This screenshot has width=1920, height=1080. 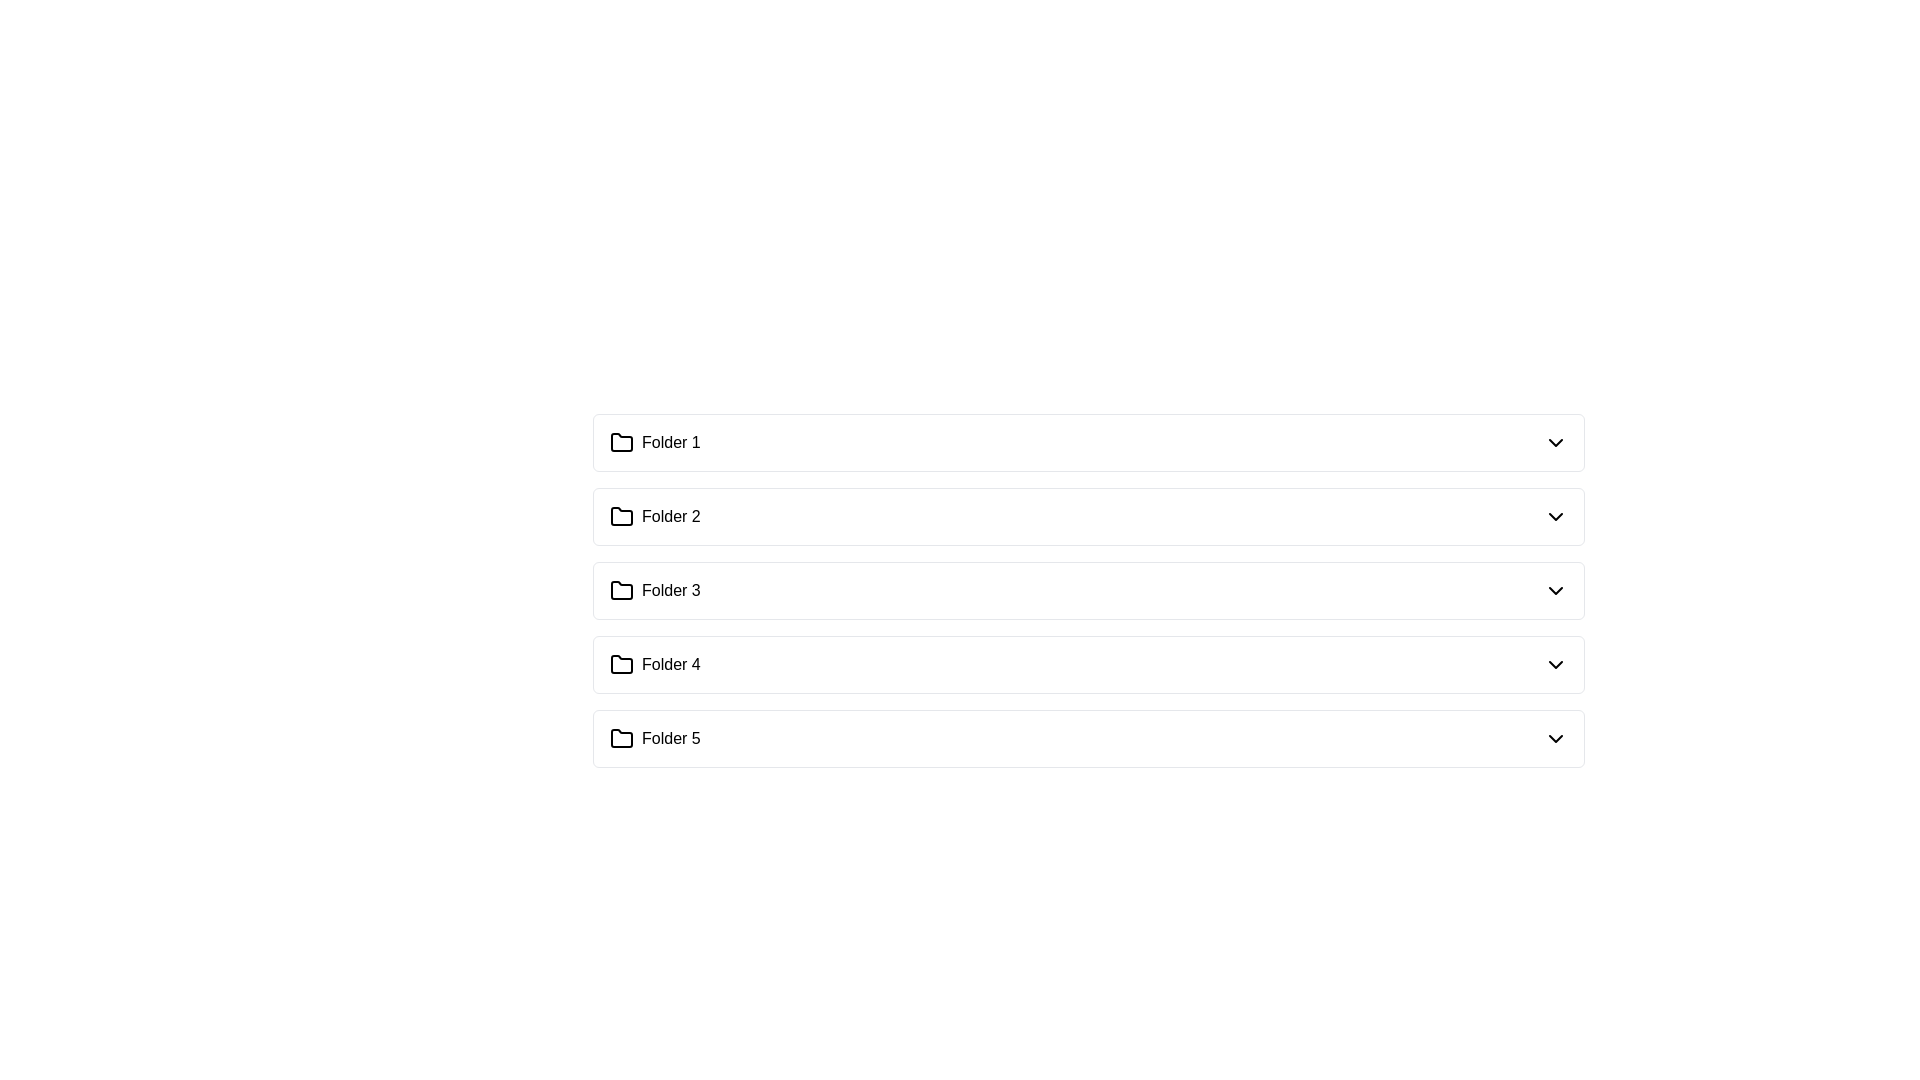 What do you see at coordinates (655, 442) in the screenshot?
I see `the label with the icon representing the folder named 'Folder 1', which is the first item in a vertical list of folder entries` at bounding box center [655, 442].